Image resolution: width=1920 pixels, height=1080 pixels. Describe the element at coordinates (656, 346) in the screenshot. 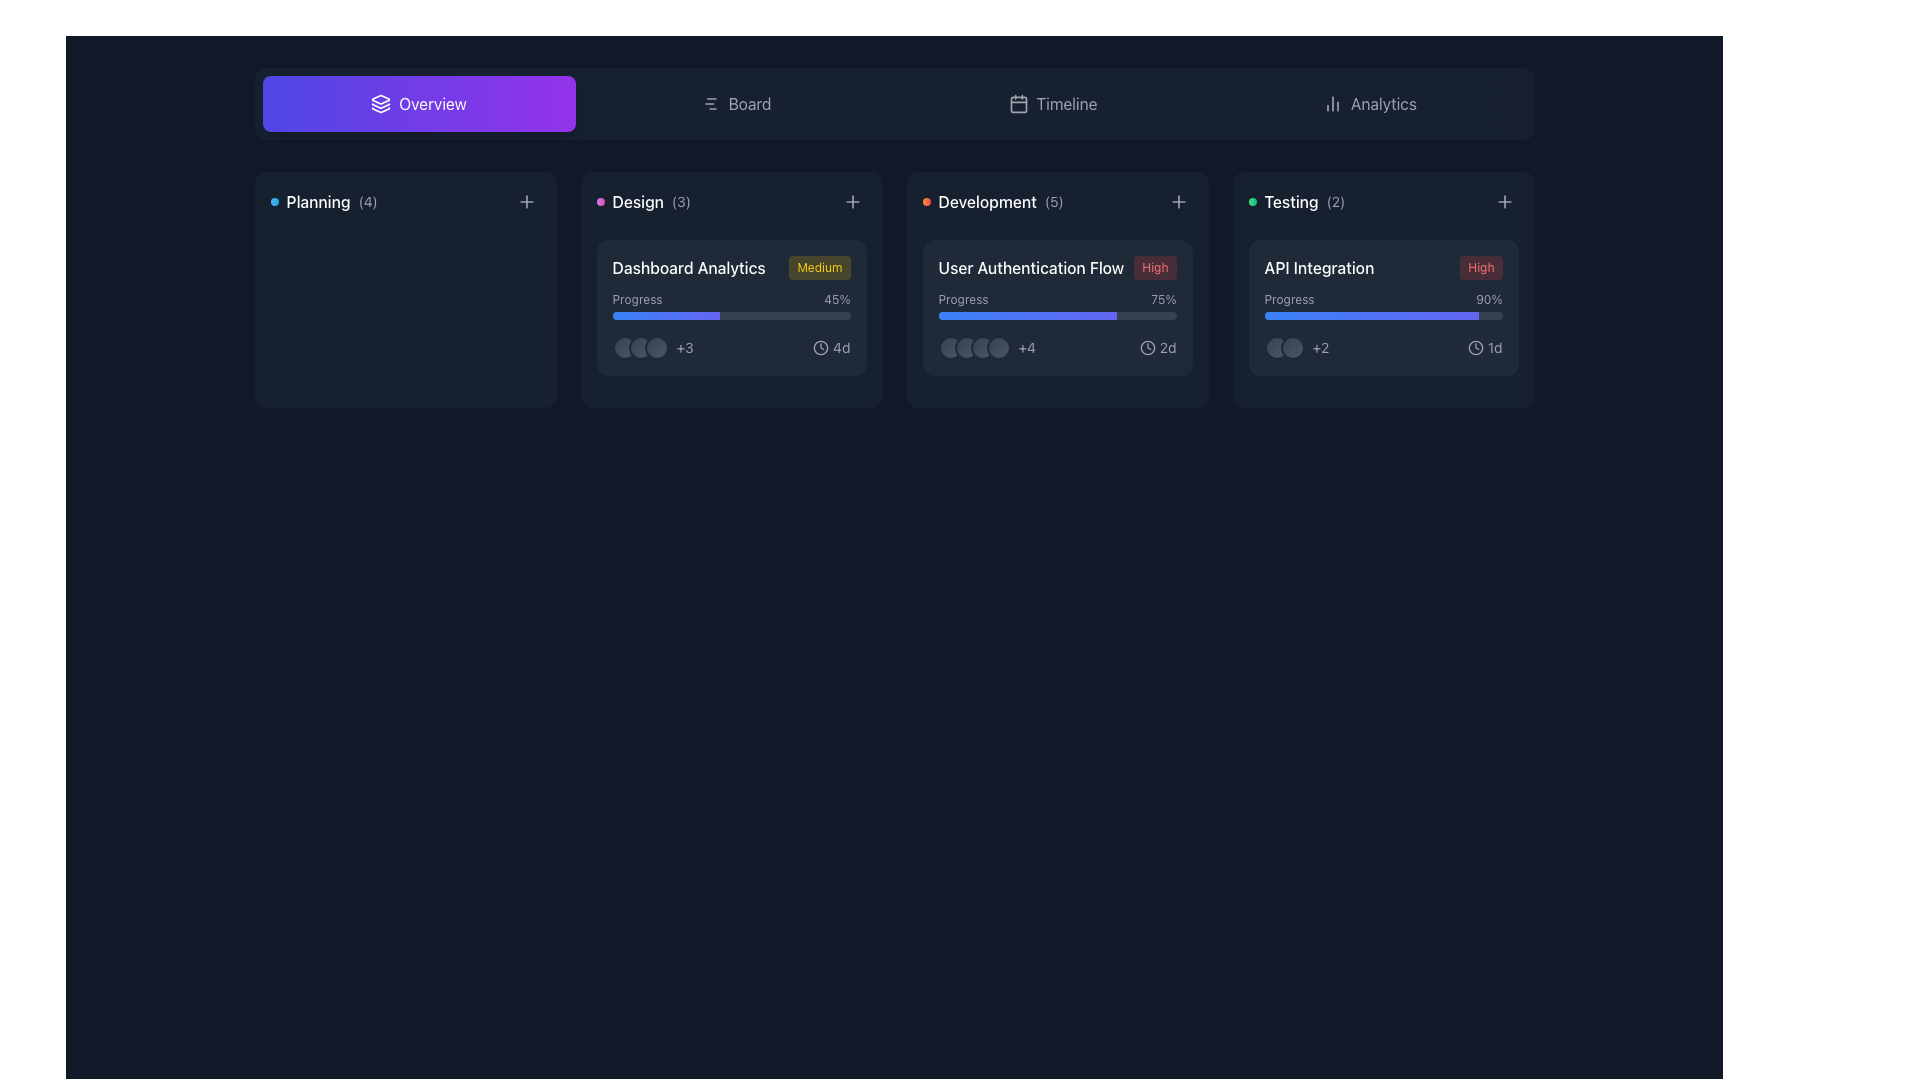

I see `the third circular icon within the 'Dashboard Analytics' card, located in the bottom-left corner of the card under the 'Design' section` at that location.